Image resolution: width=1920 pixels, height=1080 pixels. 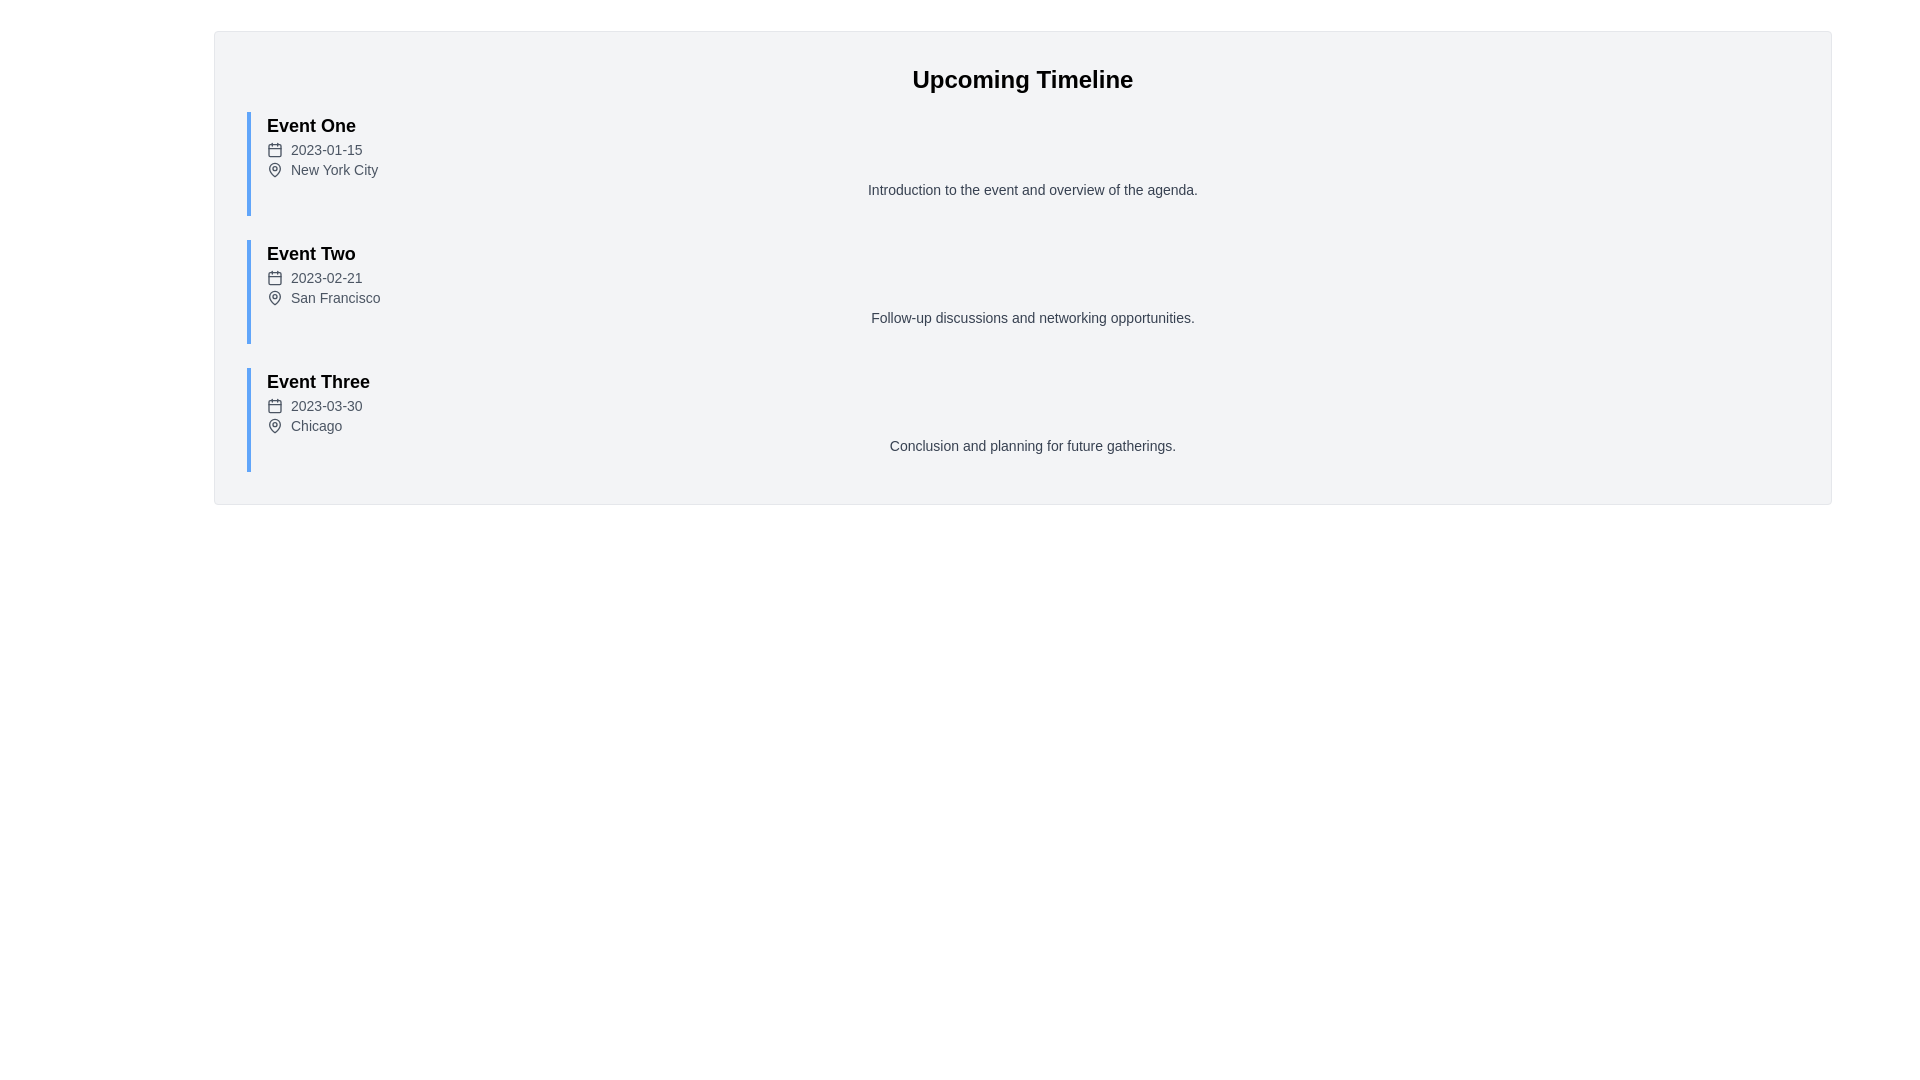 What do you see at coordinates (273, 168) in the screenshot?
I see `the SVG icon representing a map pin located in the first timeline entry titled 'Event One,' positioned to the left of 'New York City' and below '2023-01-15.'` at bounding box center [273, 168].